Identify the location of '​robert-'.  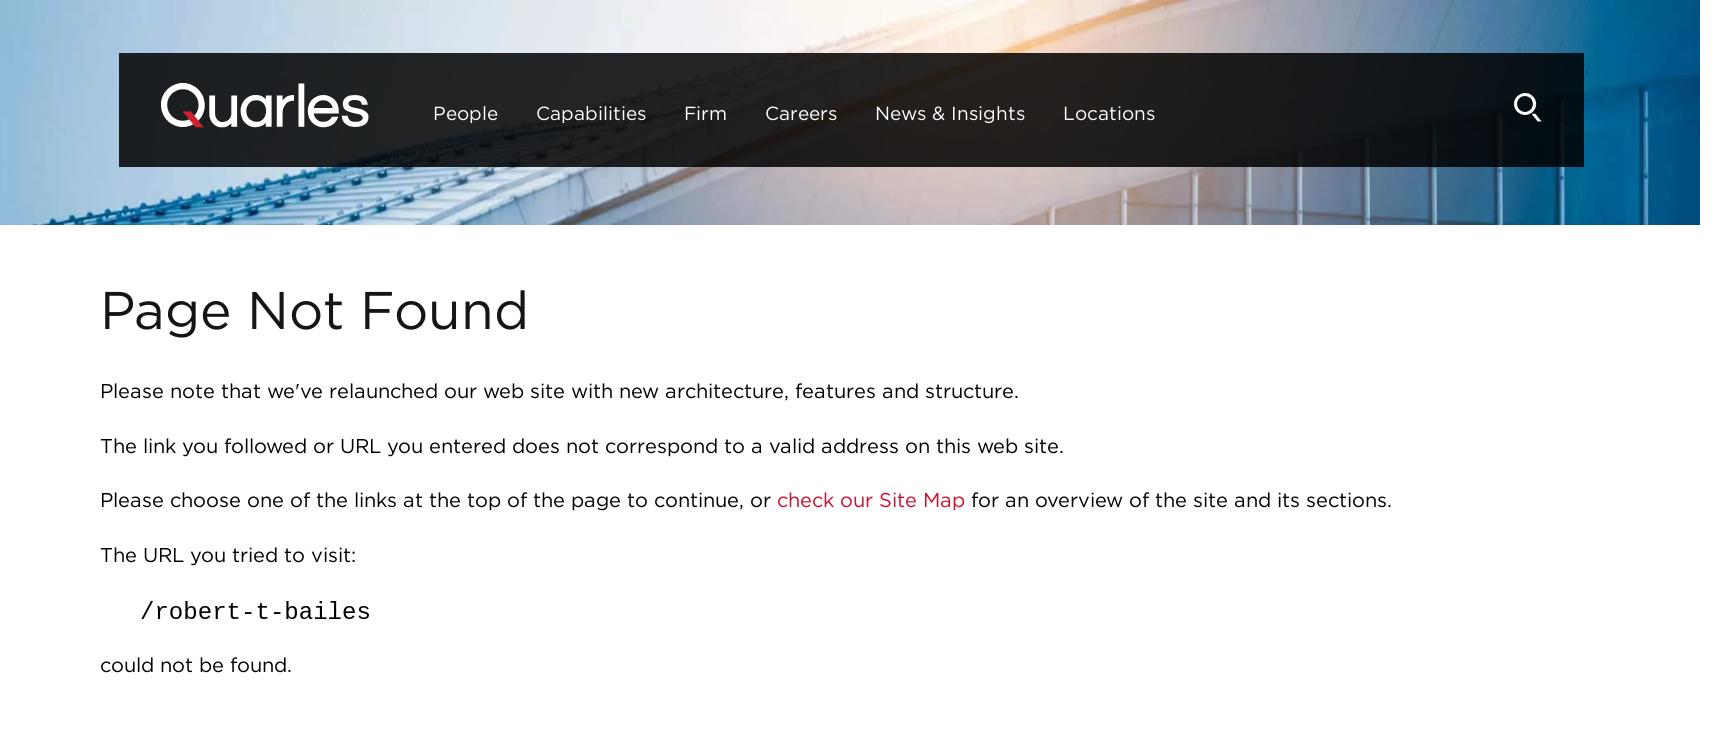
(203, 611).